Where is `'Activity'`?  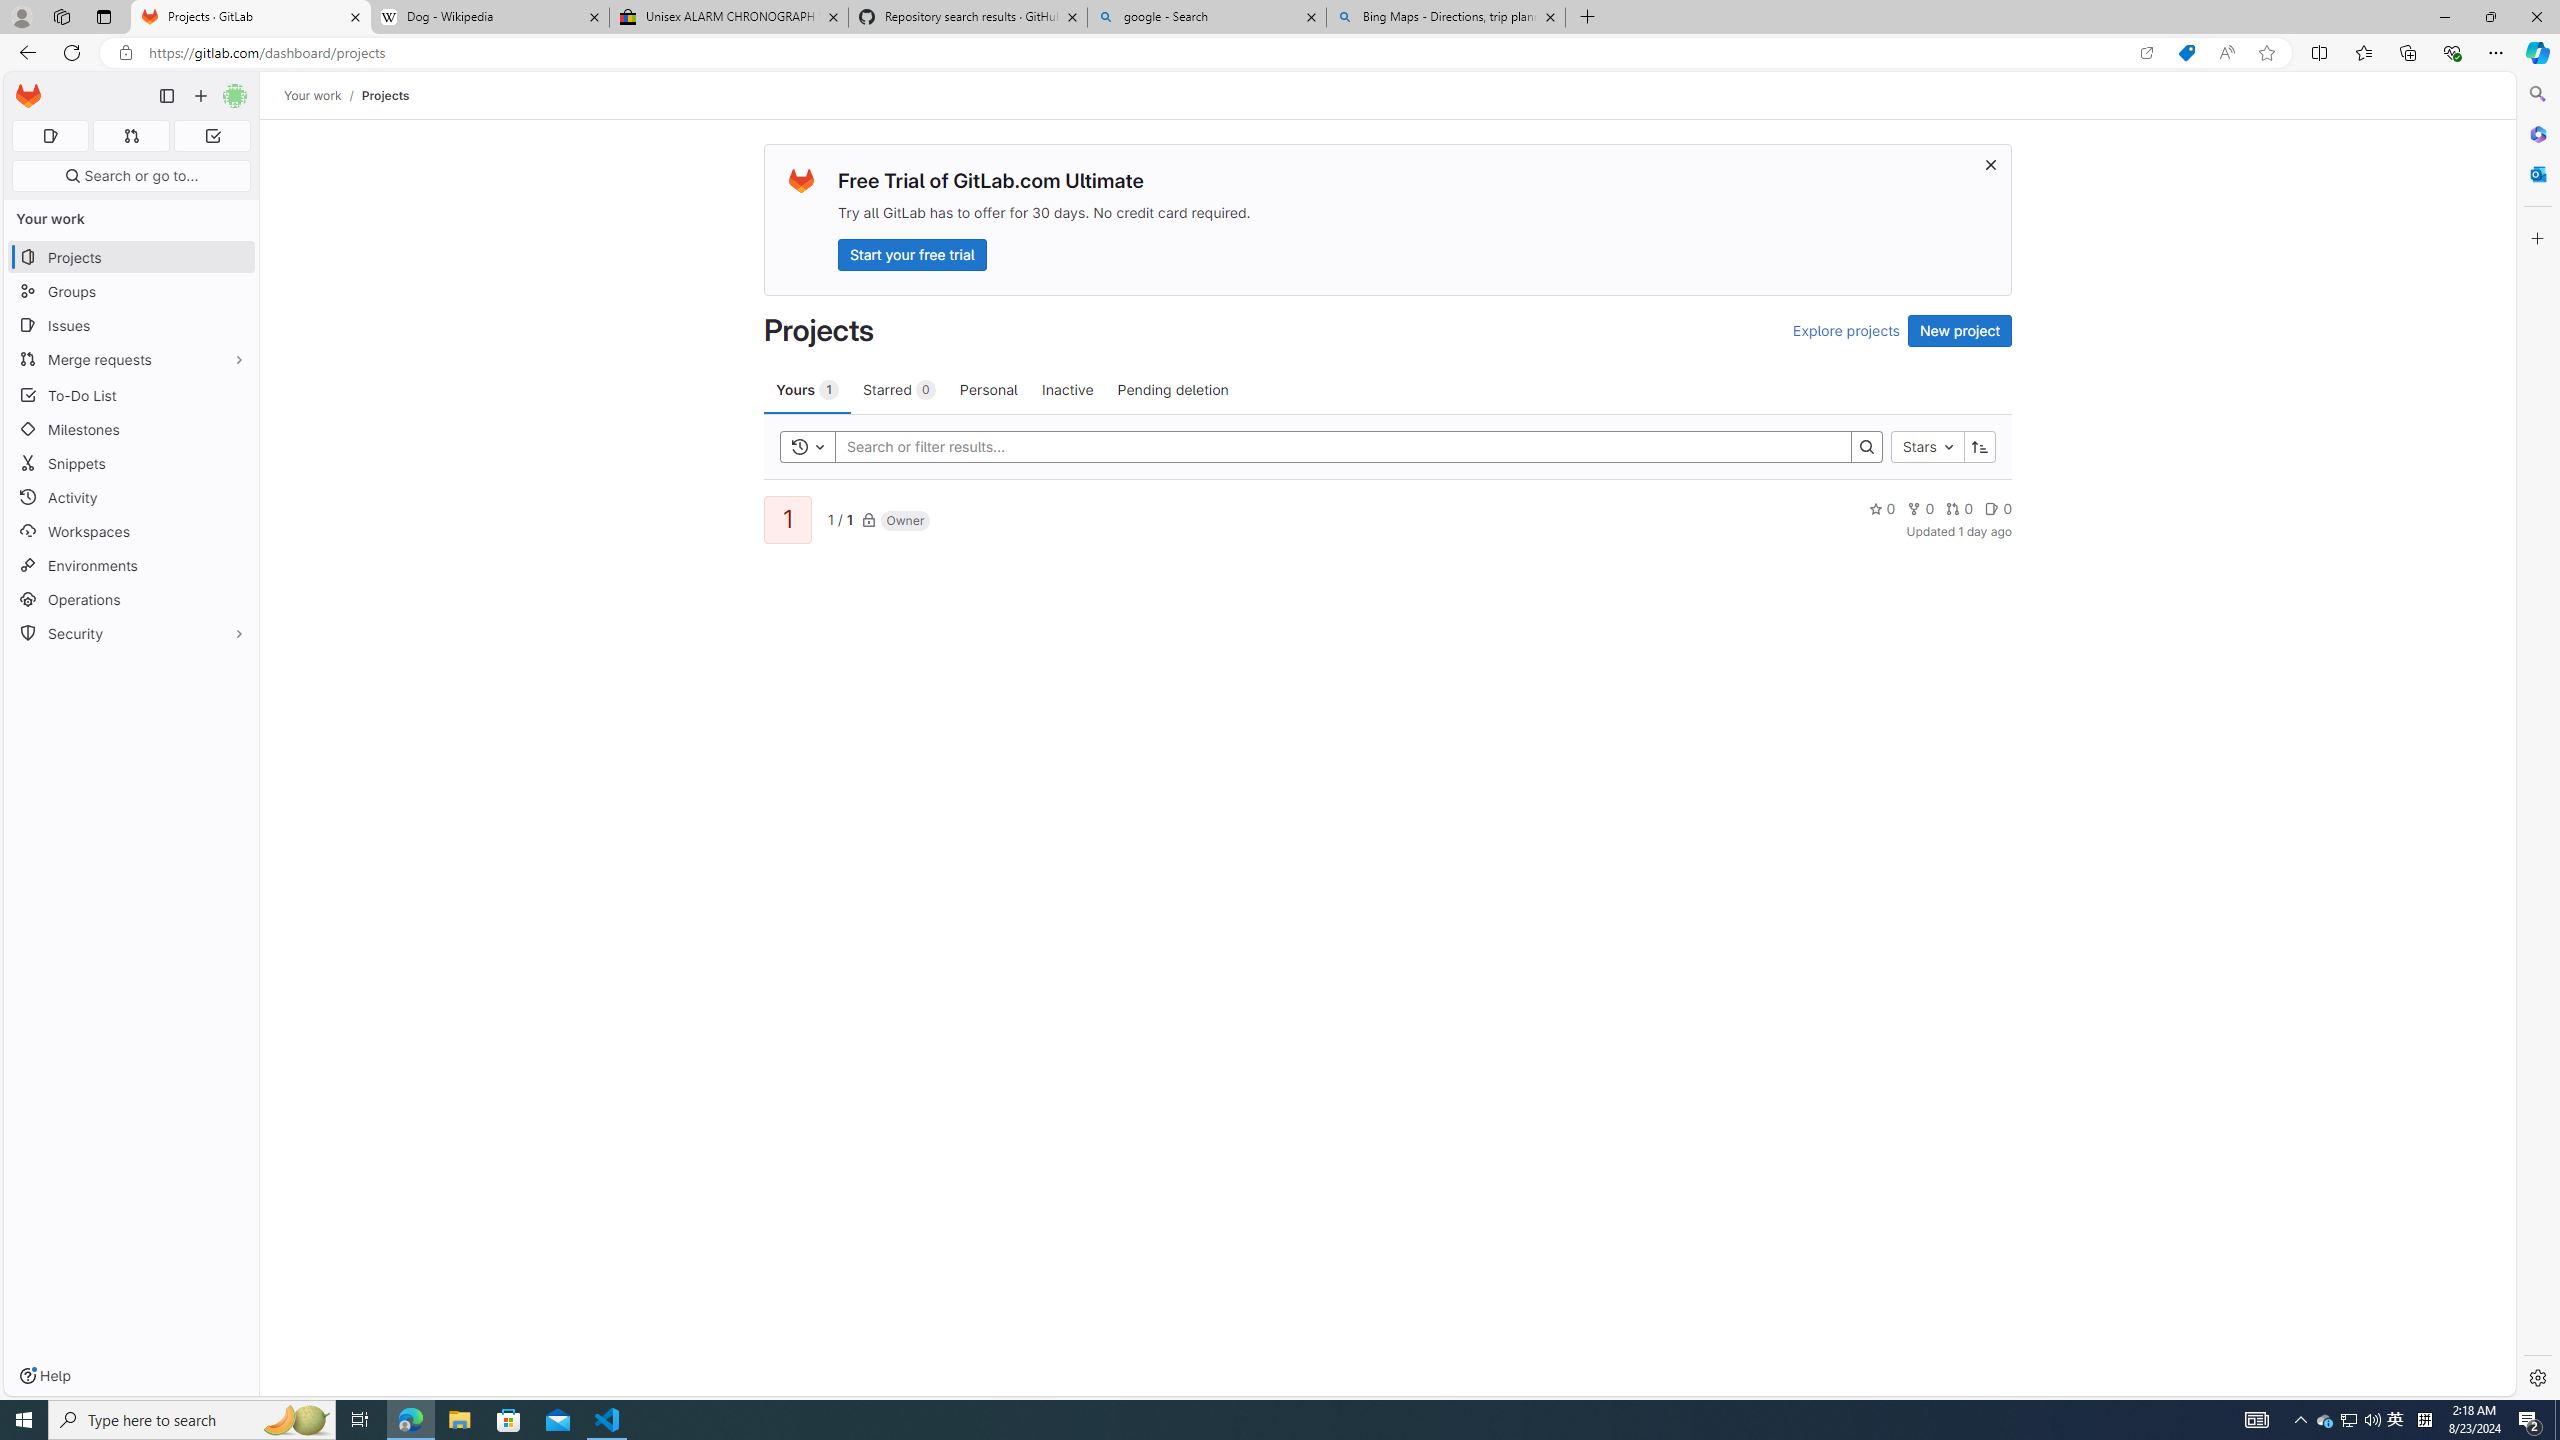 'Activity' is located at coordinates (130, 497).